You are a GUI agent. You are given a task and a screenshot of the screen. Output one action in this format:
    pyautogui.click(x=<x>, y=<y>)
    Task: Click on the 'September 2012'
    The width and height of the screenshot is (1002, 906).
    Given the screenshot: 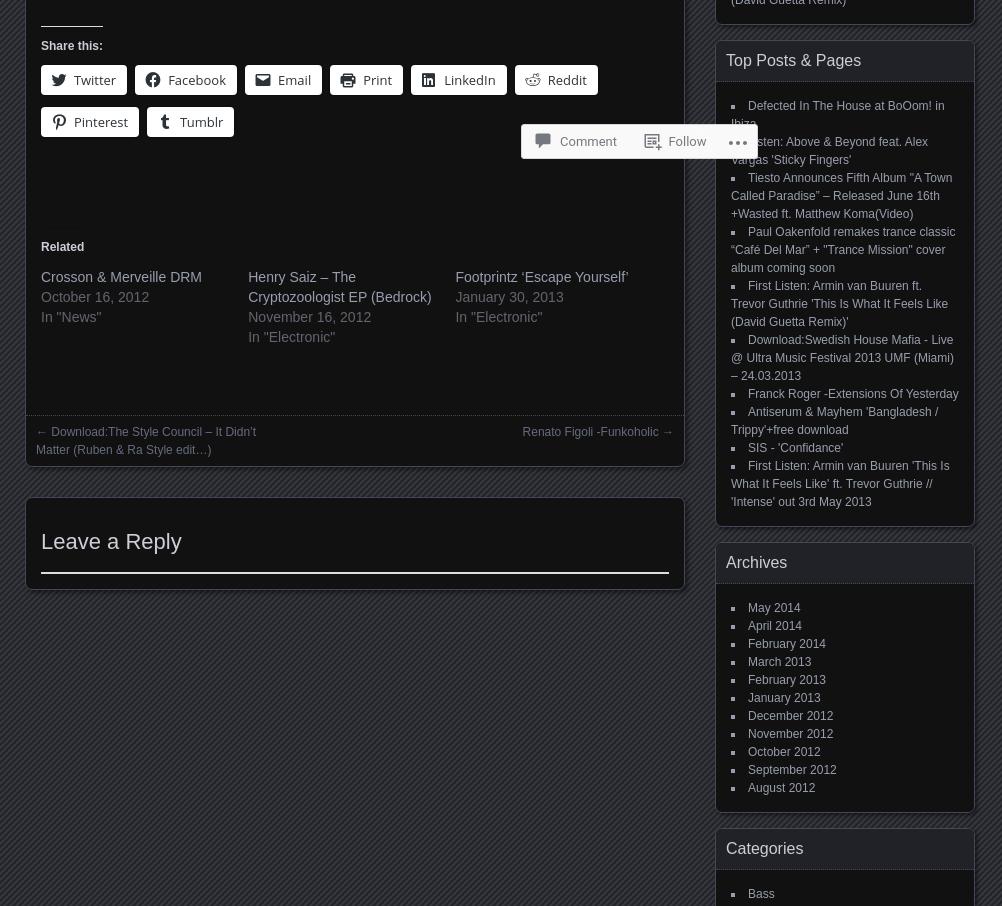 What is the action you would take?
    pyautogui.click(x=790, y=769)
    